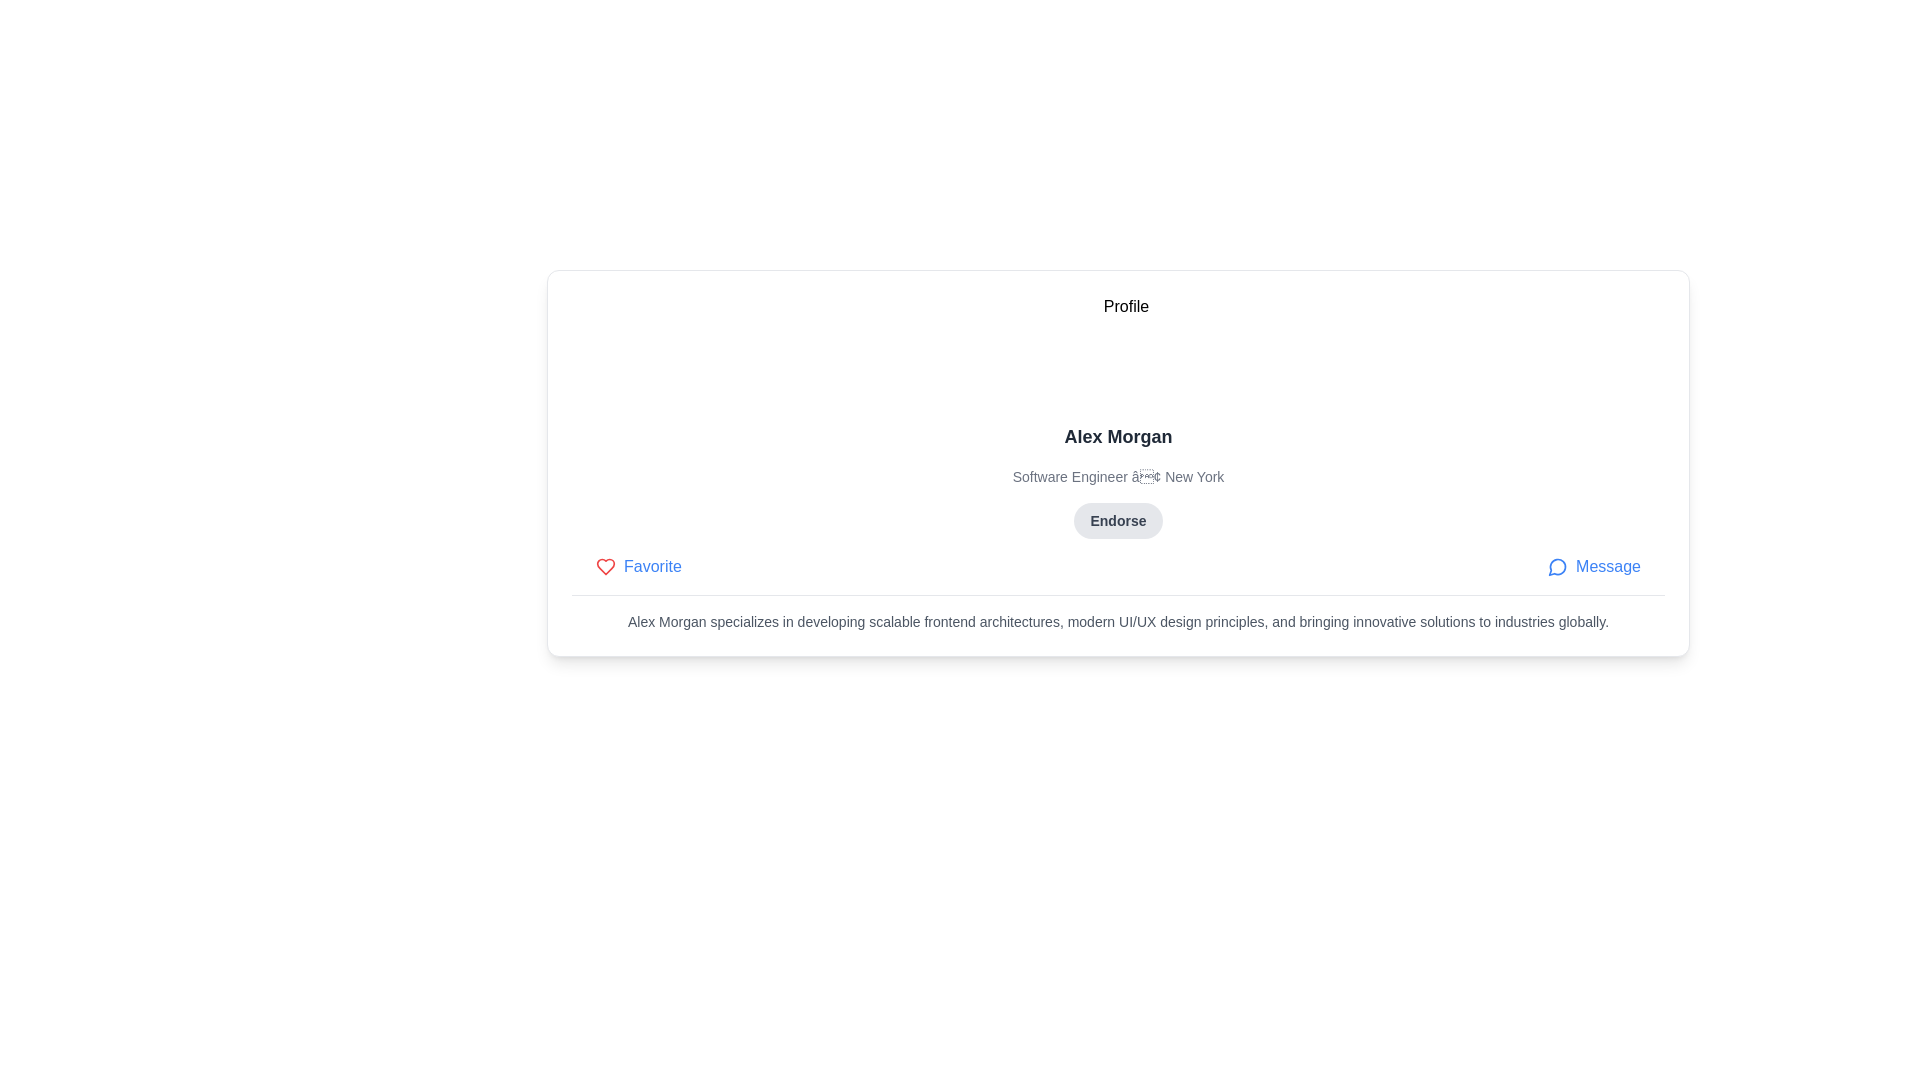 This screenshot has width=1920, height=1080. Describe the element at coordinates (1117, 435) in the screenshot. I see `the Text Label that identifies the name of the user whose profile is being viewed, located below the user's profile image and above the subtitle 'Software Engineer â€¢ New York.'` at that location.